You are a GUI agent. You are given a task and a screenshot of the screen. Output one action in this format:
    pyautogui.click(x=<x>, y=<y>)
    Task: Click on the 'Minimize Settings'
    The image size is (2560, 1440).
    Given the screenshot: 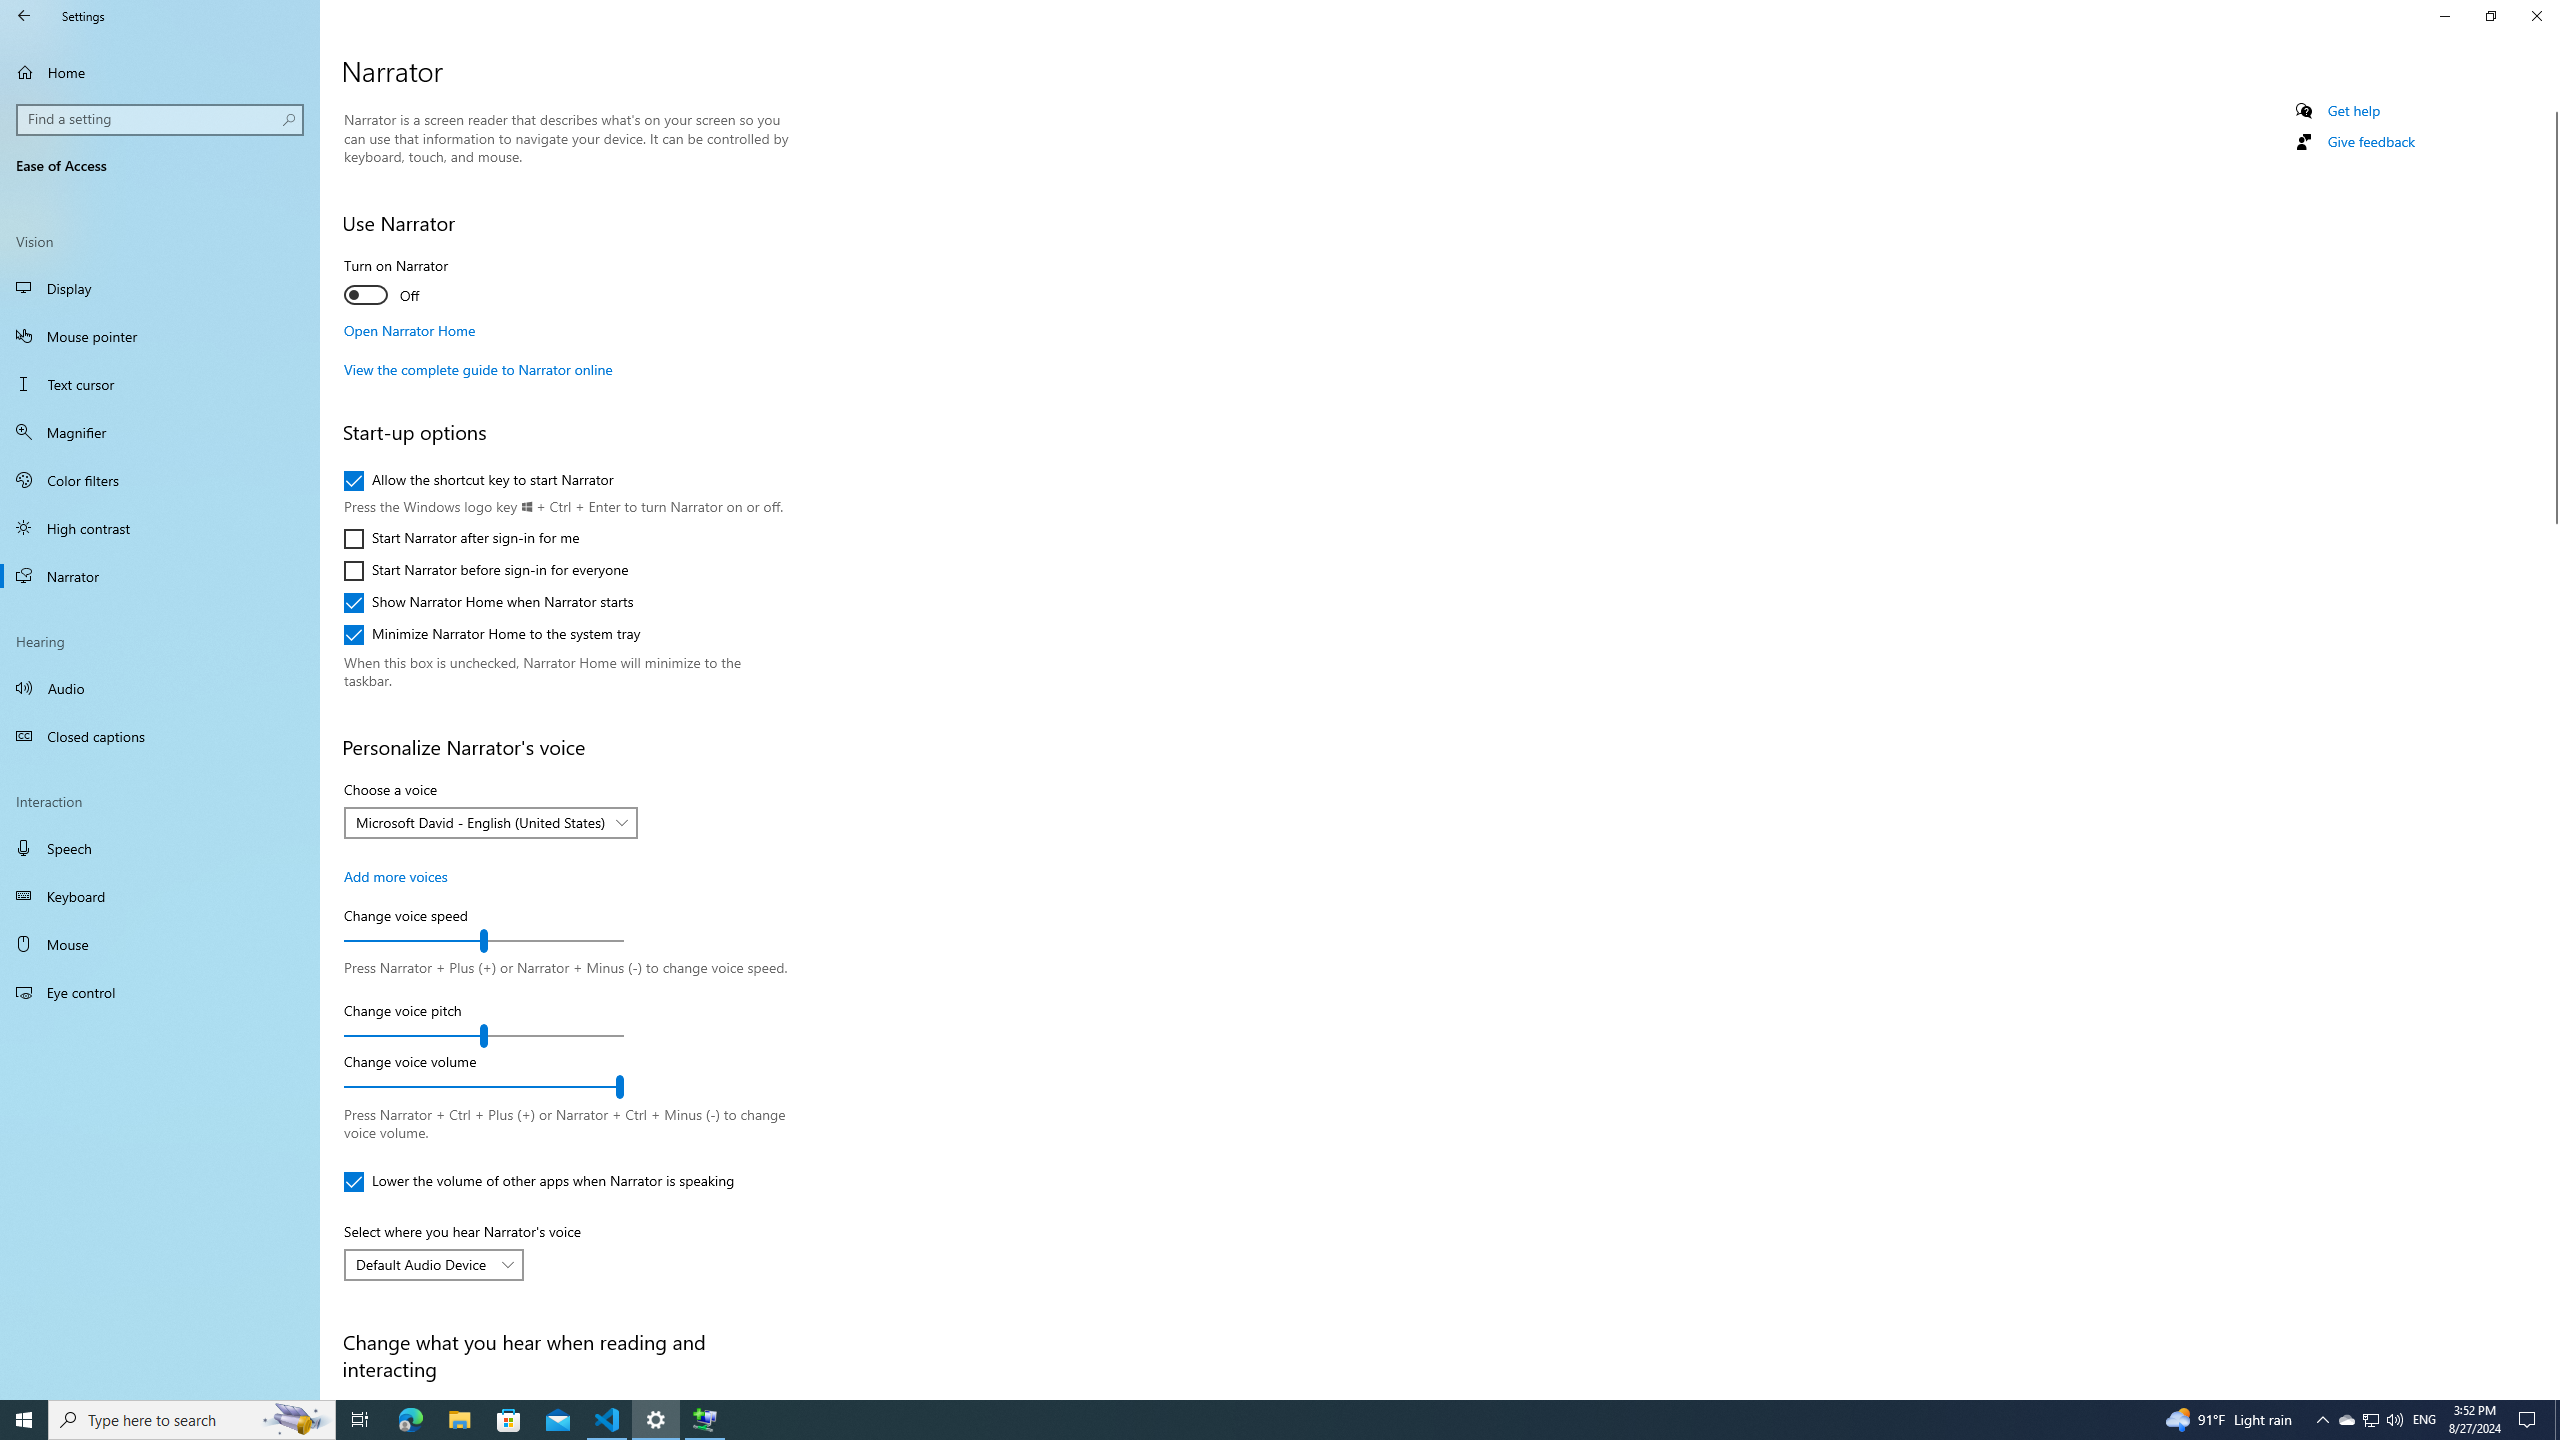 What is the action you would take?
    pyautogui.click(x=2443, y=15)
    